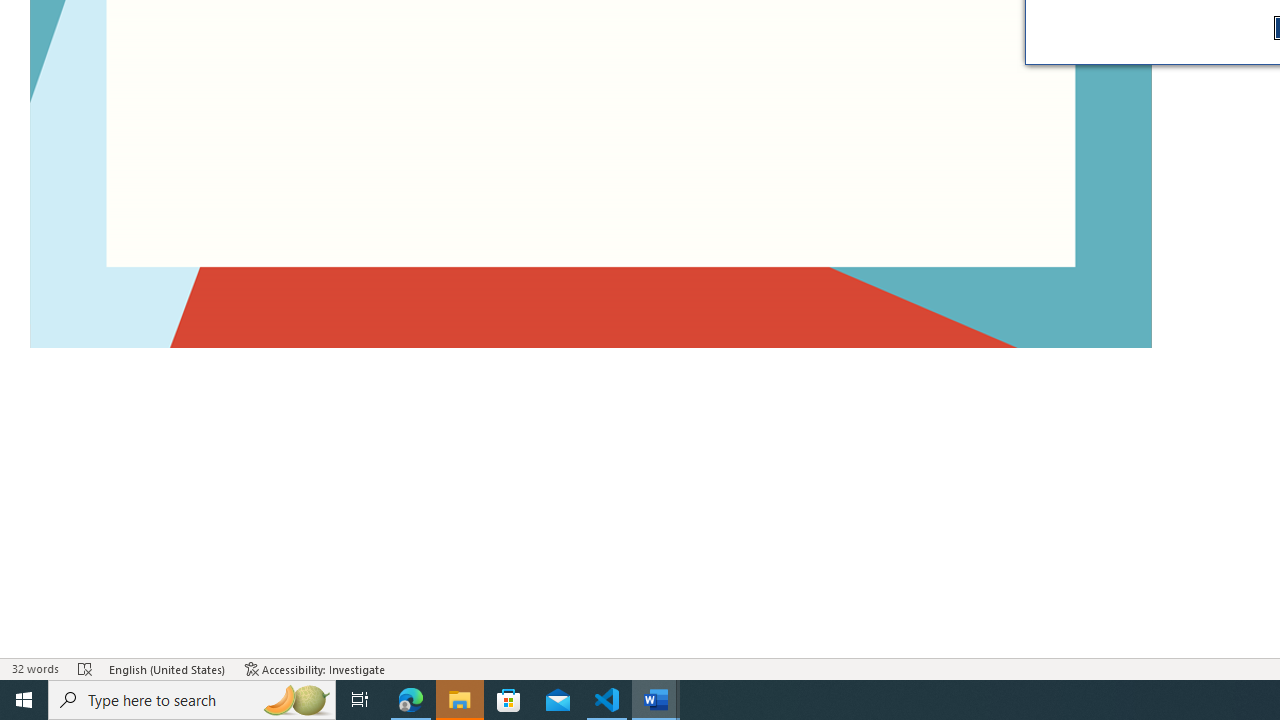 This screenshot has width=1280, height=720. Describe the element at coordinates (314, 669) in the screenshot. I see `'Accessibility Checker Accessibility: Investigate'` at that location.